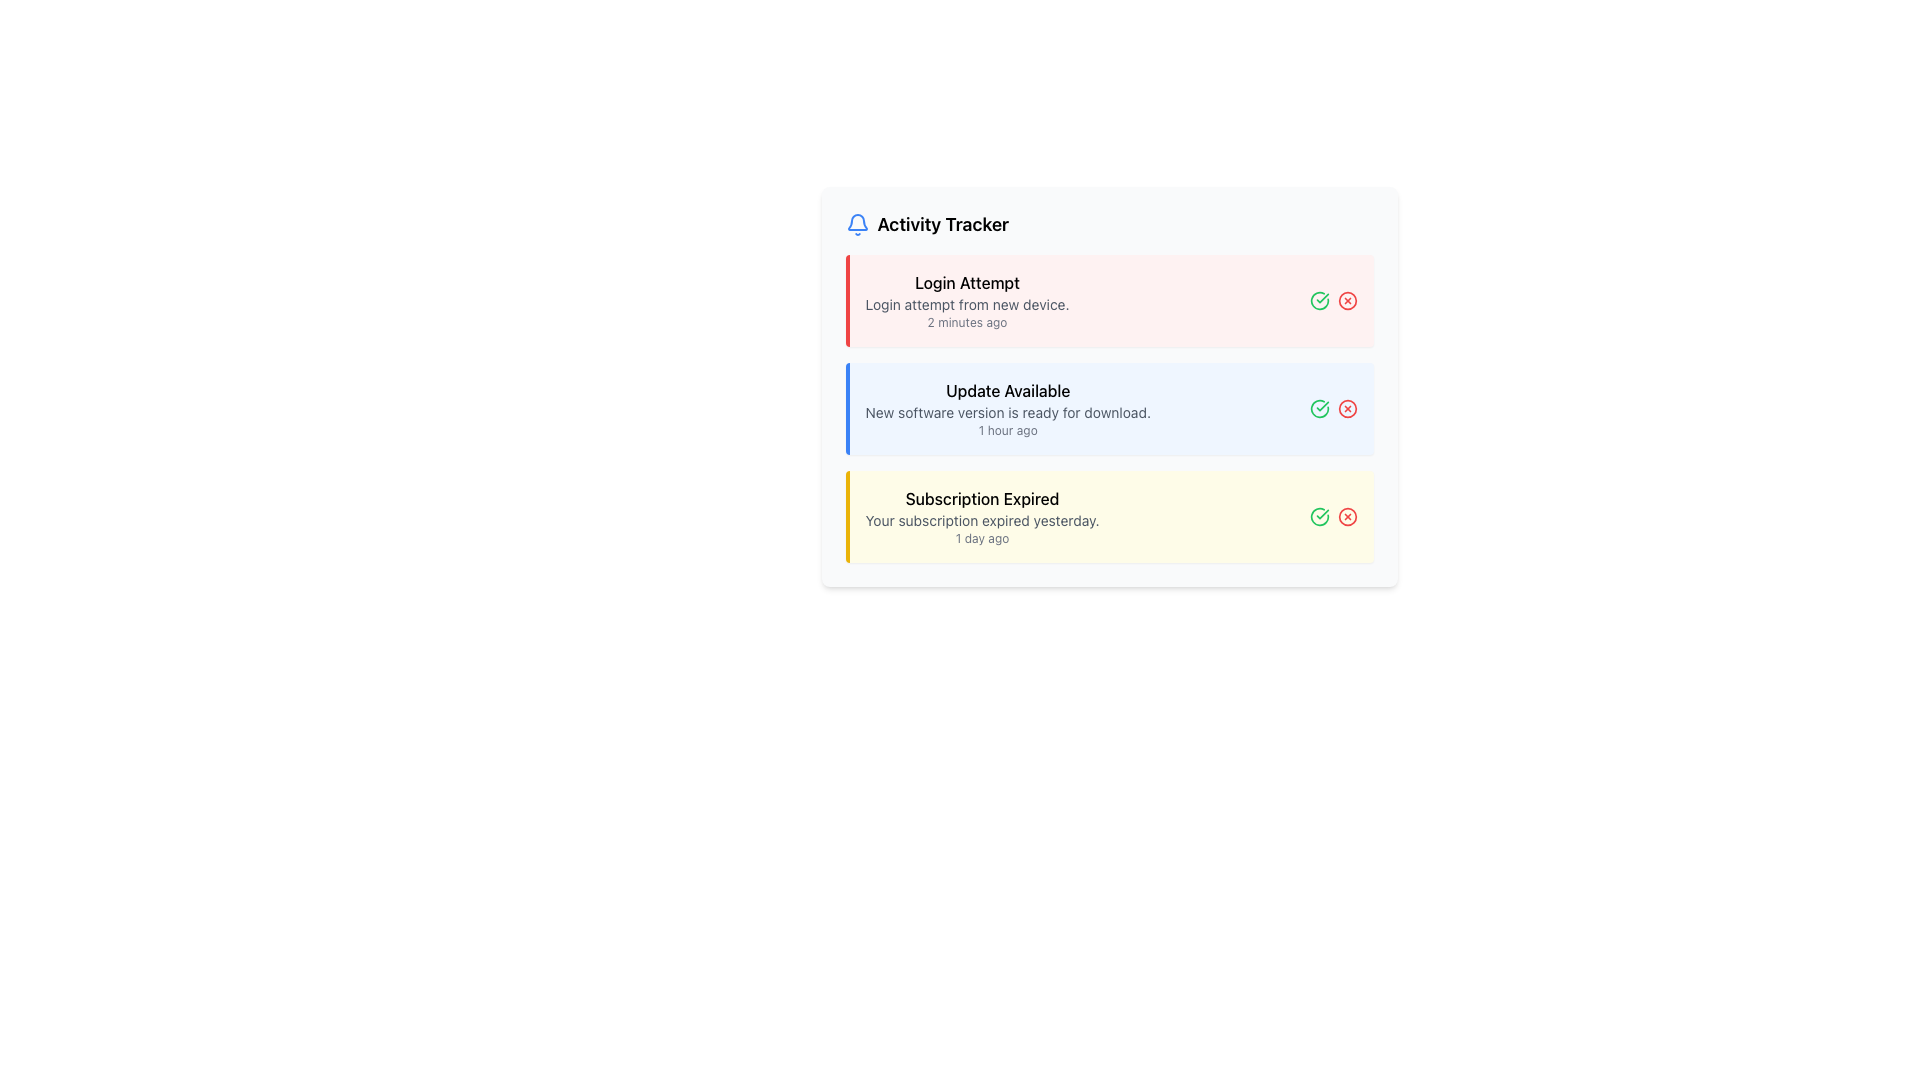 The width and height of the screenshot is (1920, 1080). What do you see at coordinates (982, 515) in the screenshot?
I see `message in the Text notification block that informs the user about their expired subscription, located in the Activity Tracker section, positioned between the 'Update Available' notification and blank space` at bounding box center [982, 515].